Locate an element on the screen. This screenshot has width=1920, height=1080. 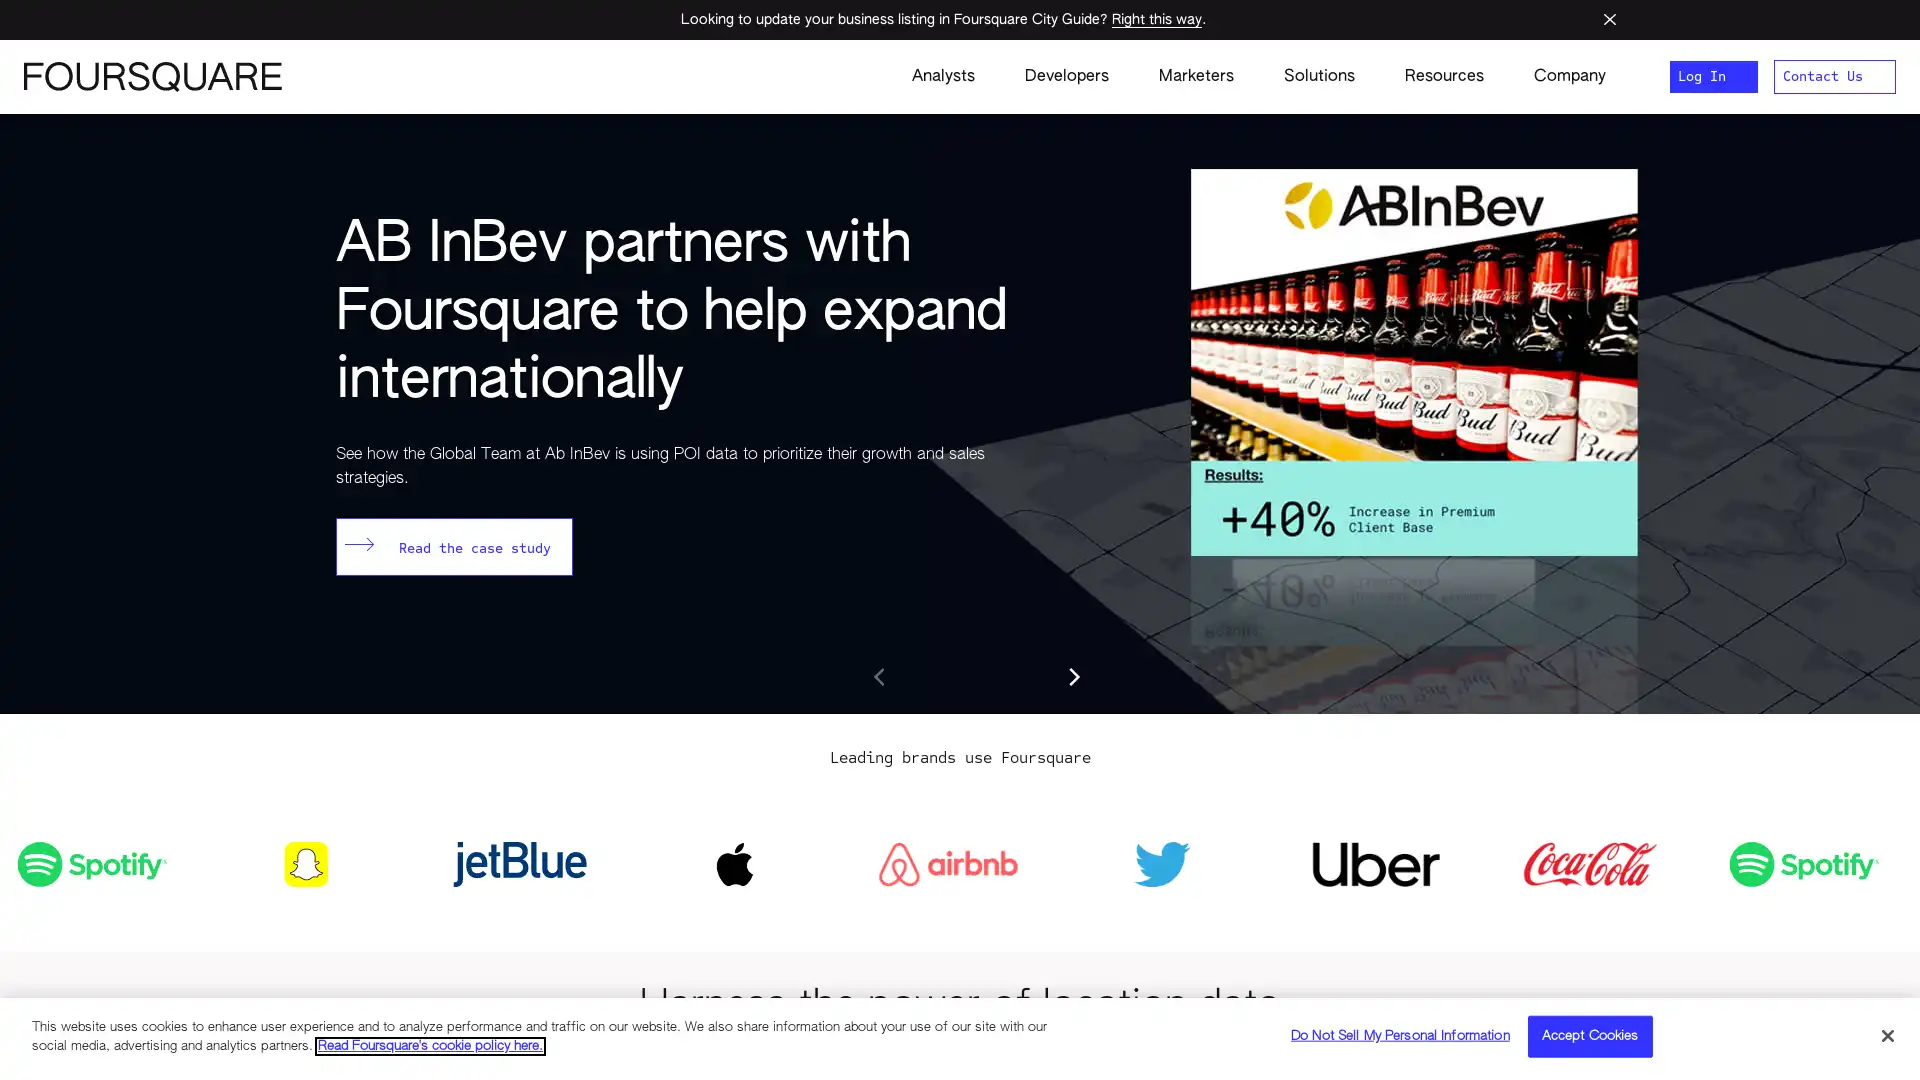
Accept Cookies is located at coordinates (1588, 1035).